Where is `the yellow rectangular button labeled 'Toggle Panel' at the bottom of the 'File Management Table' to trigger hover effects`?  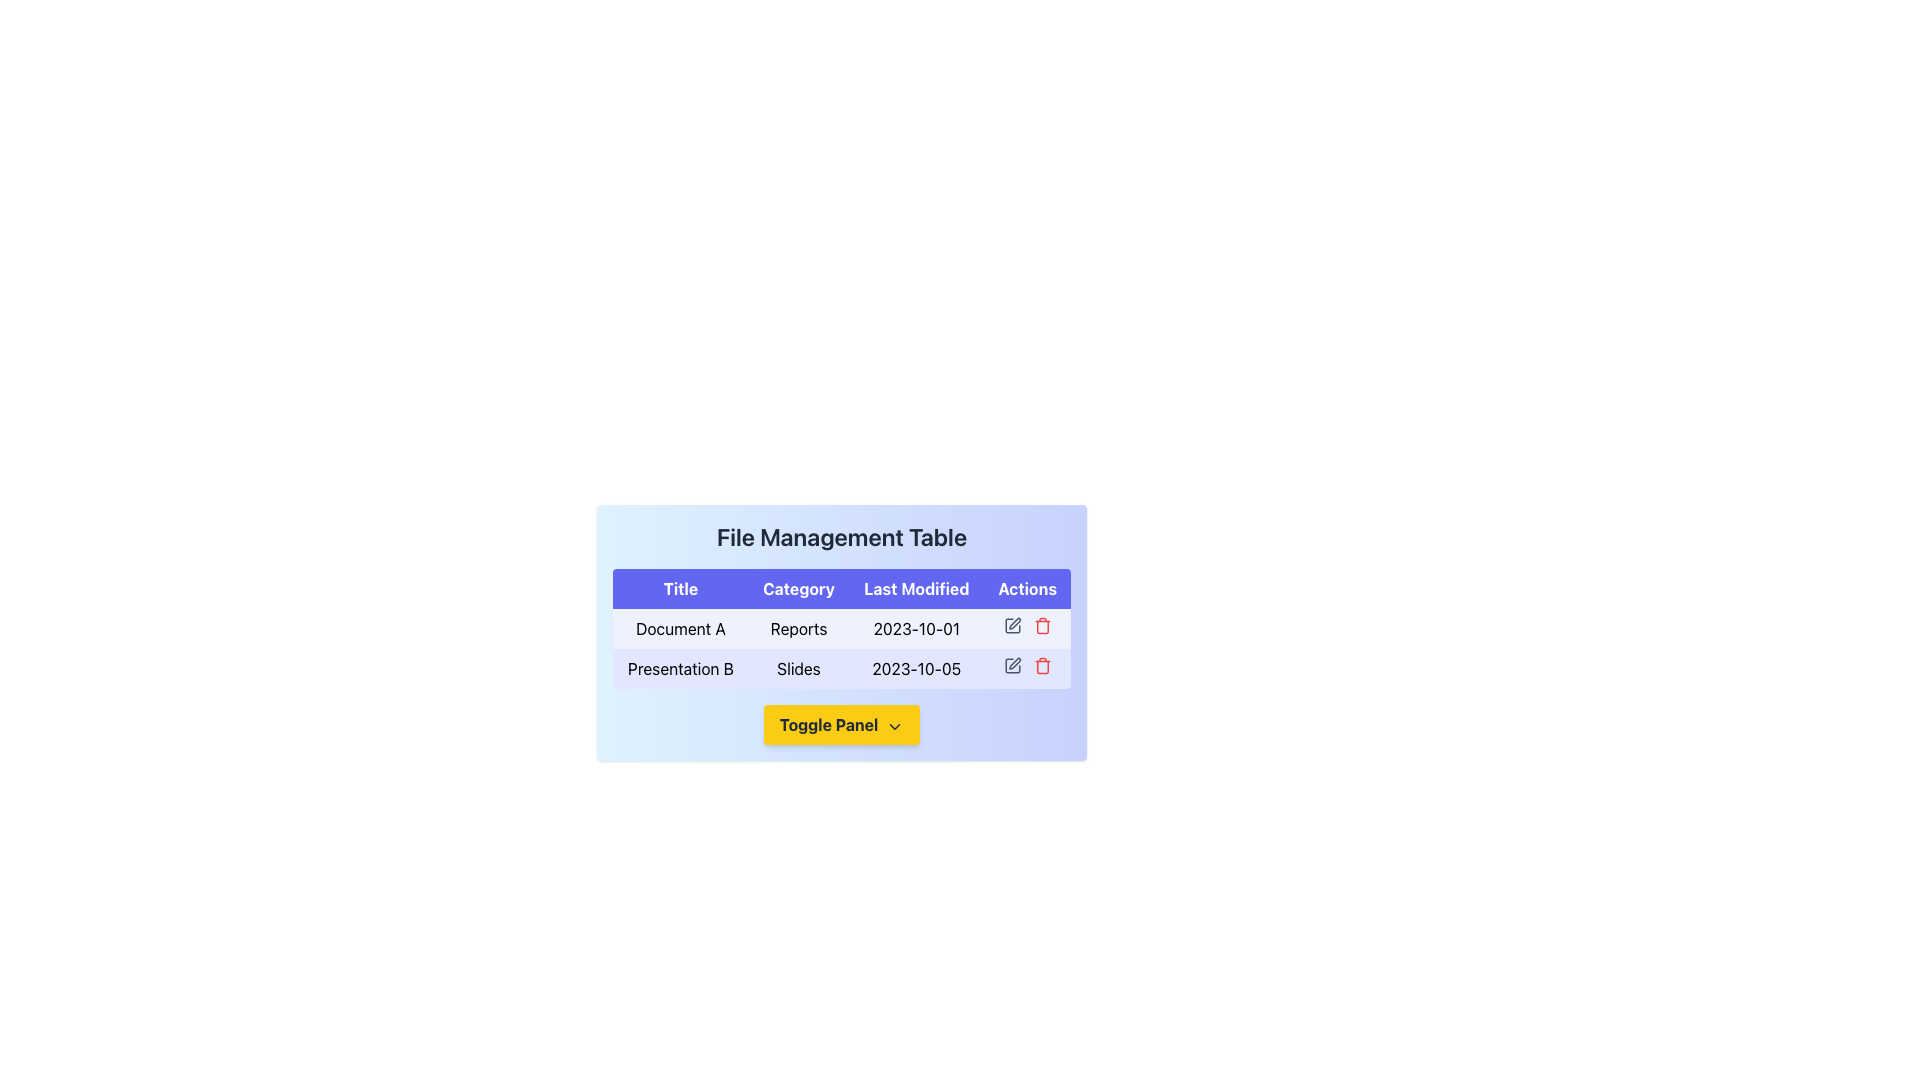
the yellow rectangular button labeled 'Toggle Panel' at the bottom of the 'File Management Table' to trigger hover effects is located at coordinates (841, 725).